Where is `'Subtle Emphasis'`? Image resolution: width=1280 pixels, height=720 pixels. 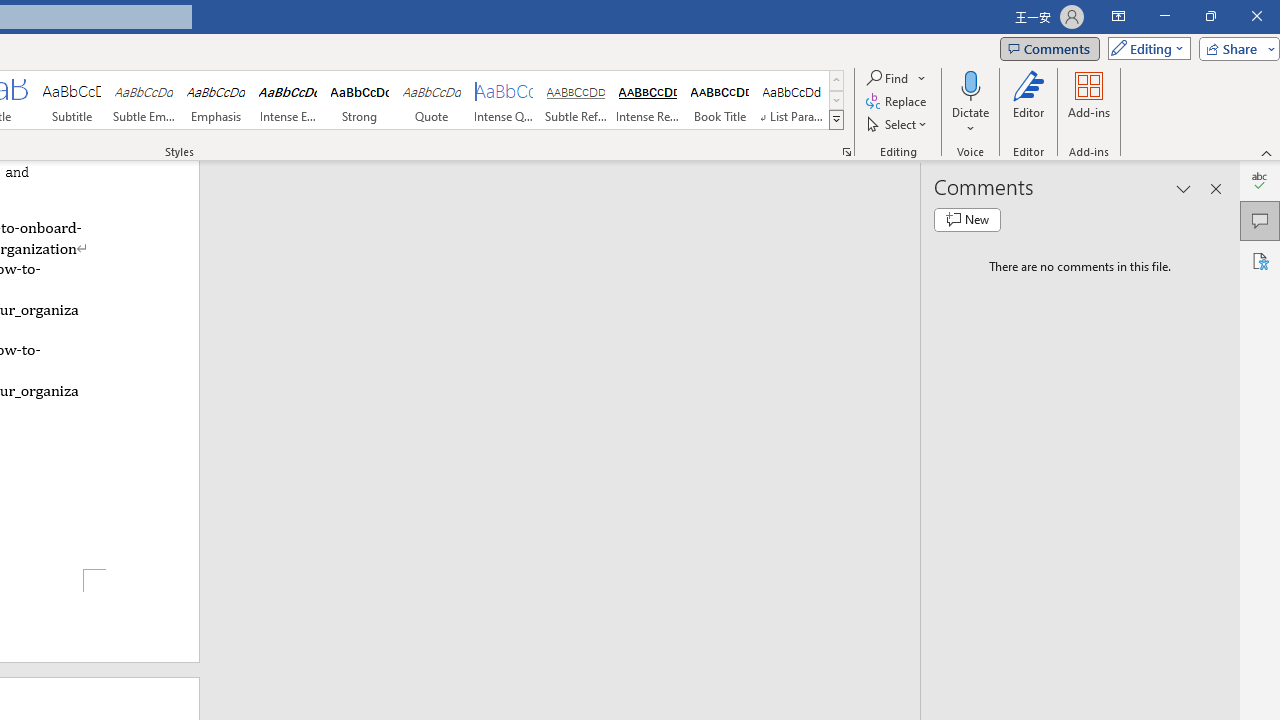 'Subtle Emphasis' is located at coordinates (143, 100).